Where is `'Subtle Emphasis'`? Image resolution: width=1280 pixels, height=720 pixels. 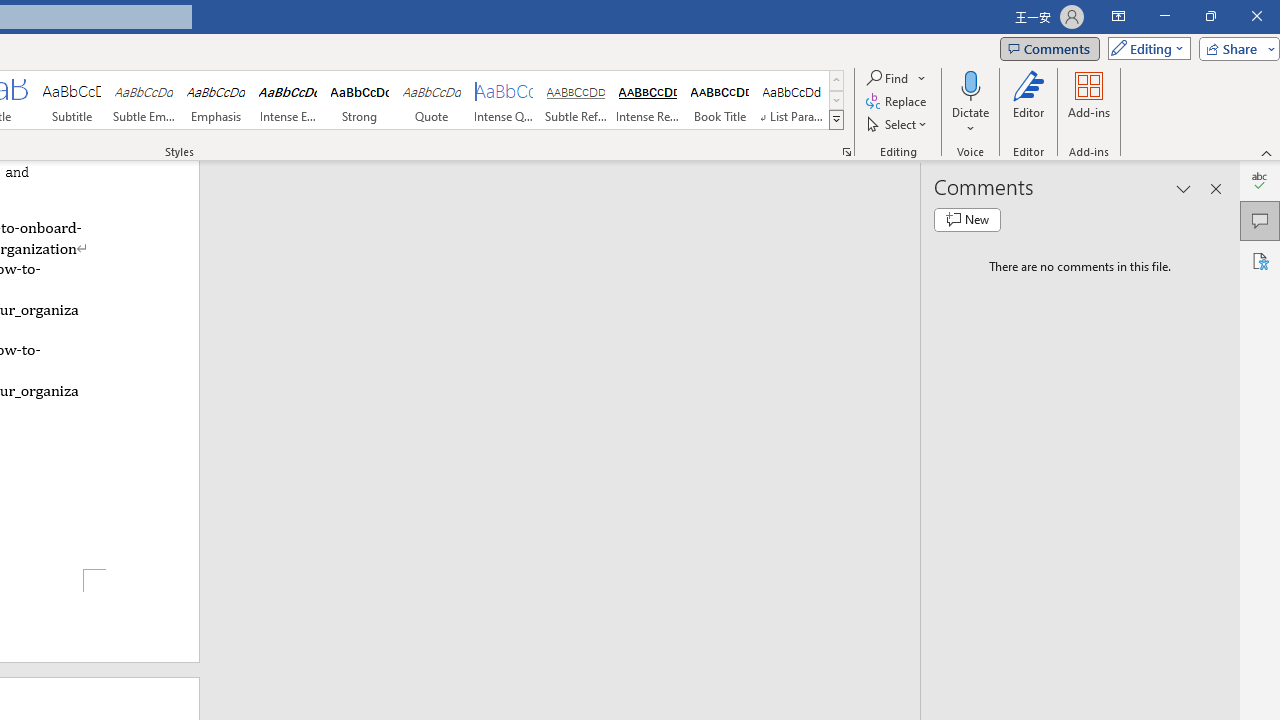 'Subtle Emphasis' is located at coordinates (143, 100).